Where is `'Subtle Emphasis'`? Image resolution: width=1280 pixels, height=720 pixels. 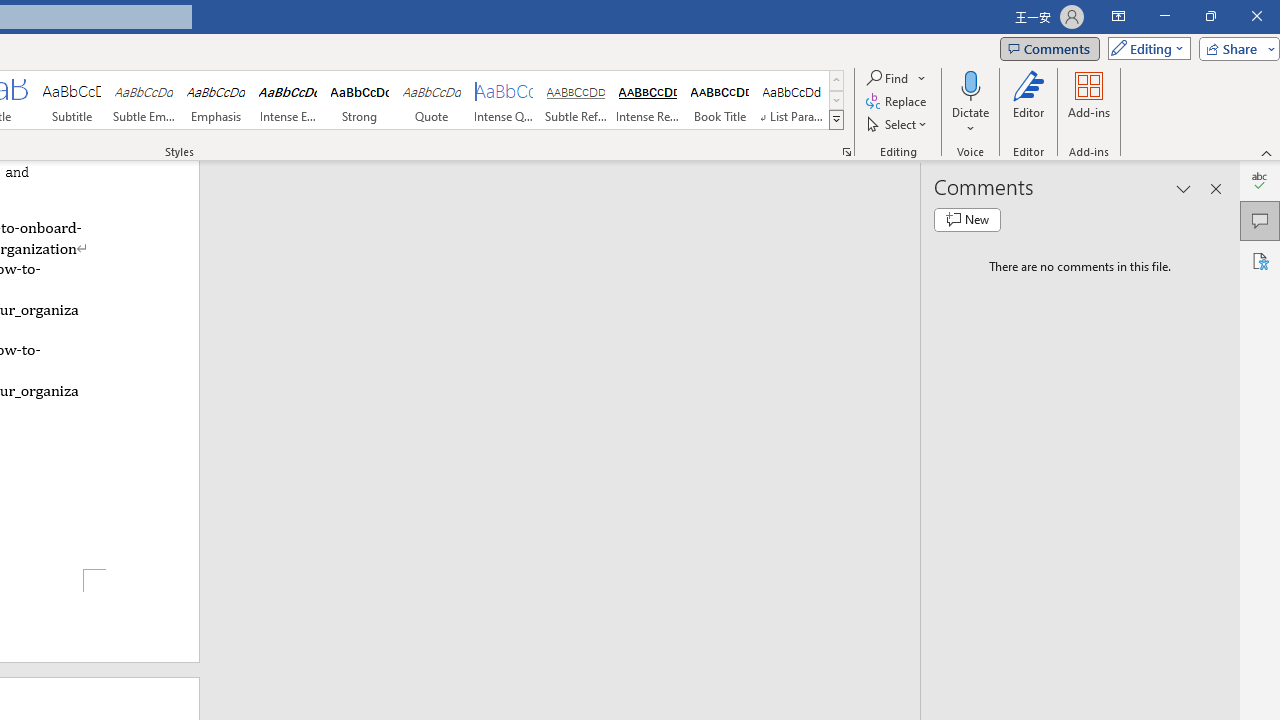 'Subtle Emphasis' is located at coordinates (143, 100).